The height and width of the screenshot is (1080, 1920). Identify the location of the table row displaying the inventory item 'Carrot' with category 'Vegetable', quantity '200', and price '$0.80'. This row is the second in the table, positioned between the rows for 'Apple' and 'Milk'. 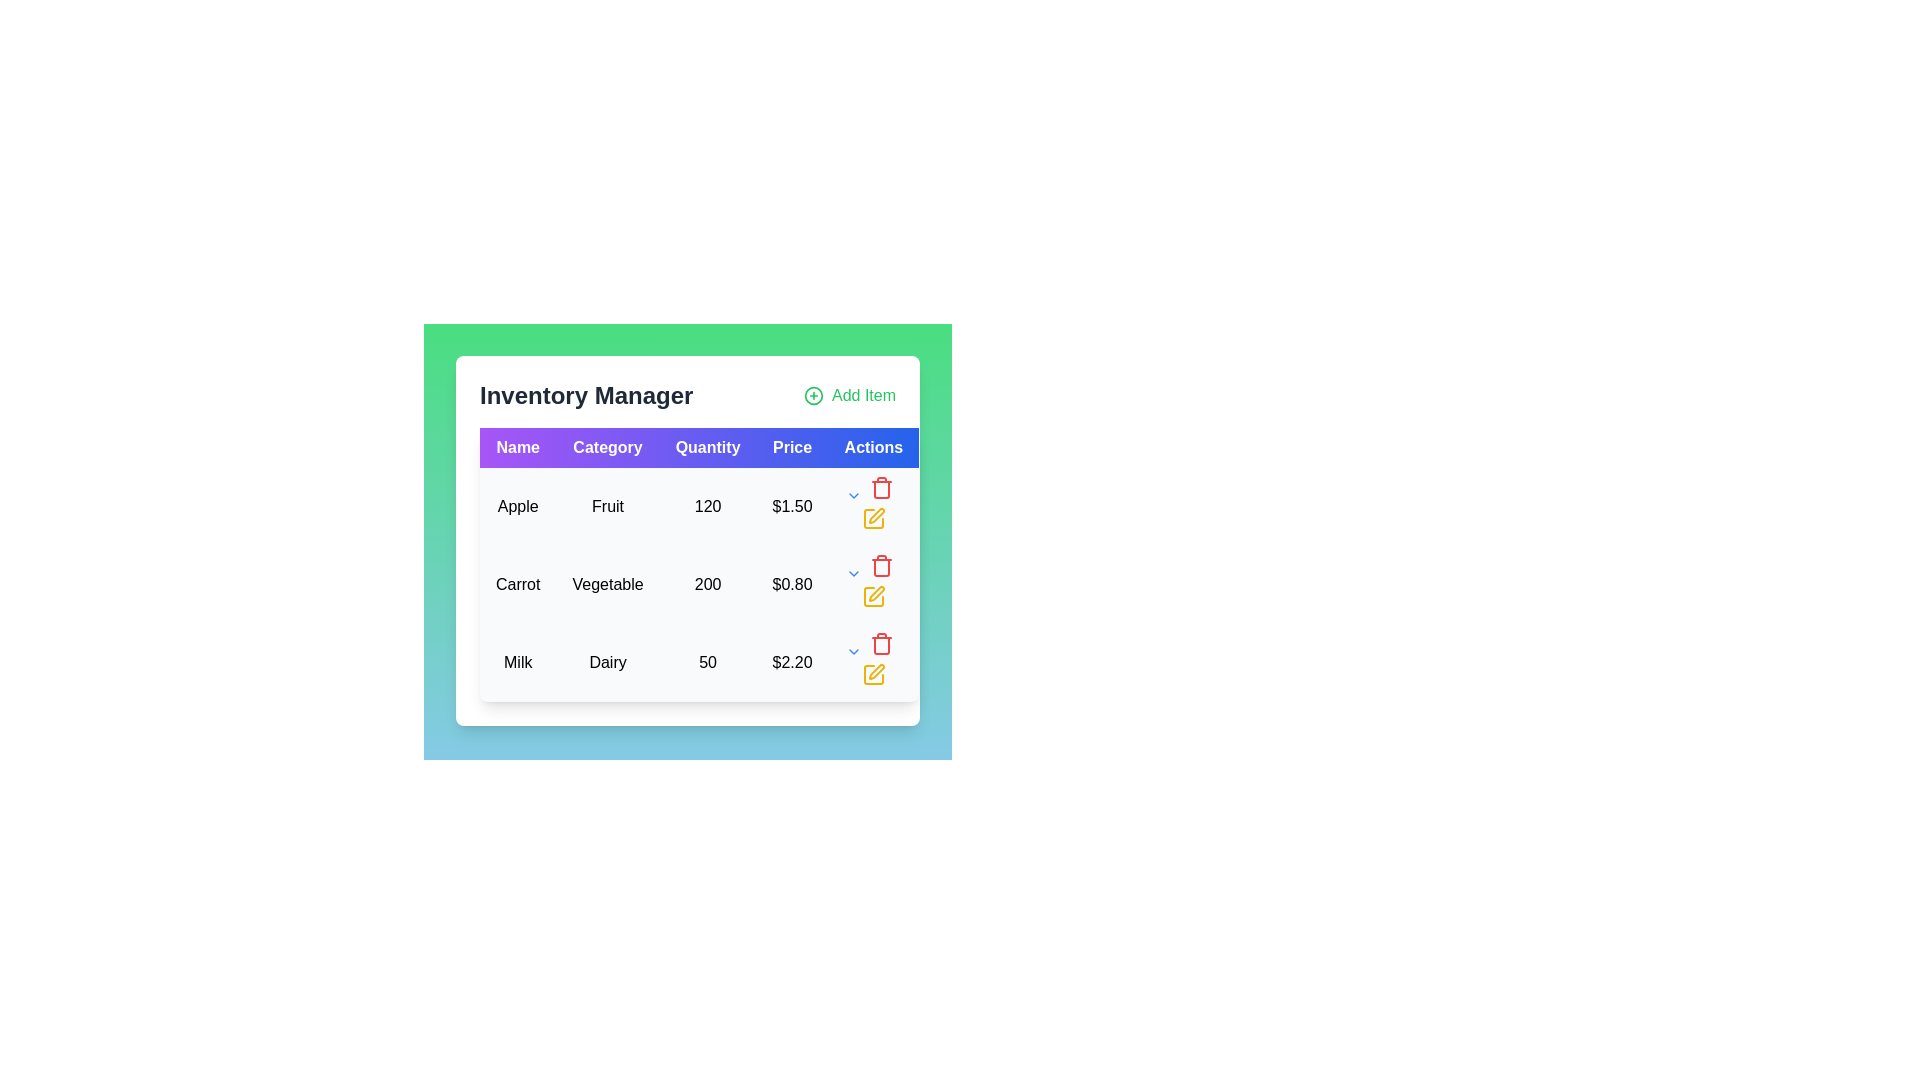
(699, 585).